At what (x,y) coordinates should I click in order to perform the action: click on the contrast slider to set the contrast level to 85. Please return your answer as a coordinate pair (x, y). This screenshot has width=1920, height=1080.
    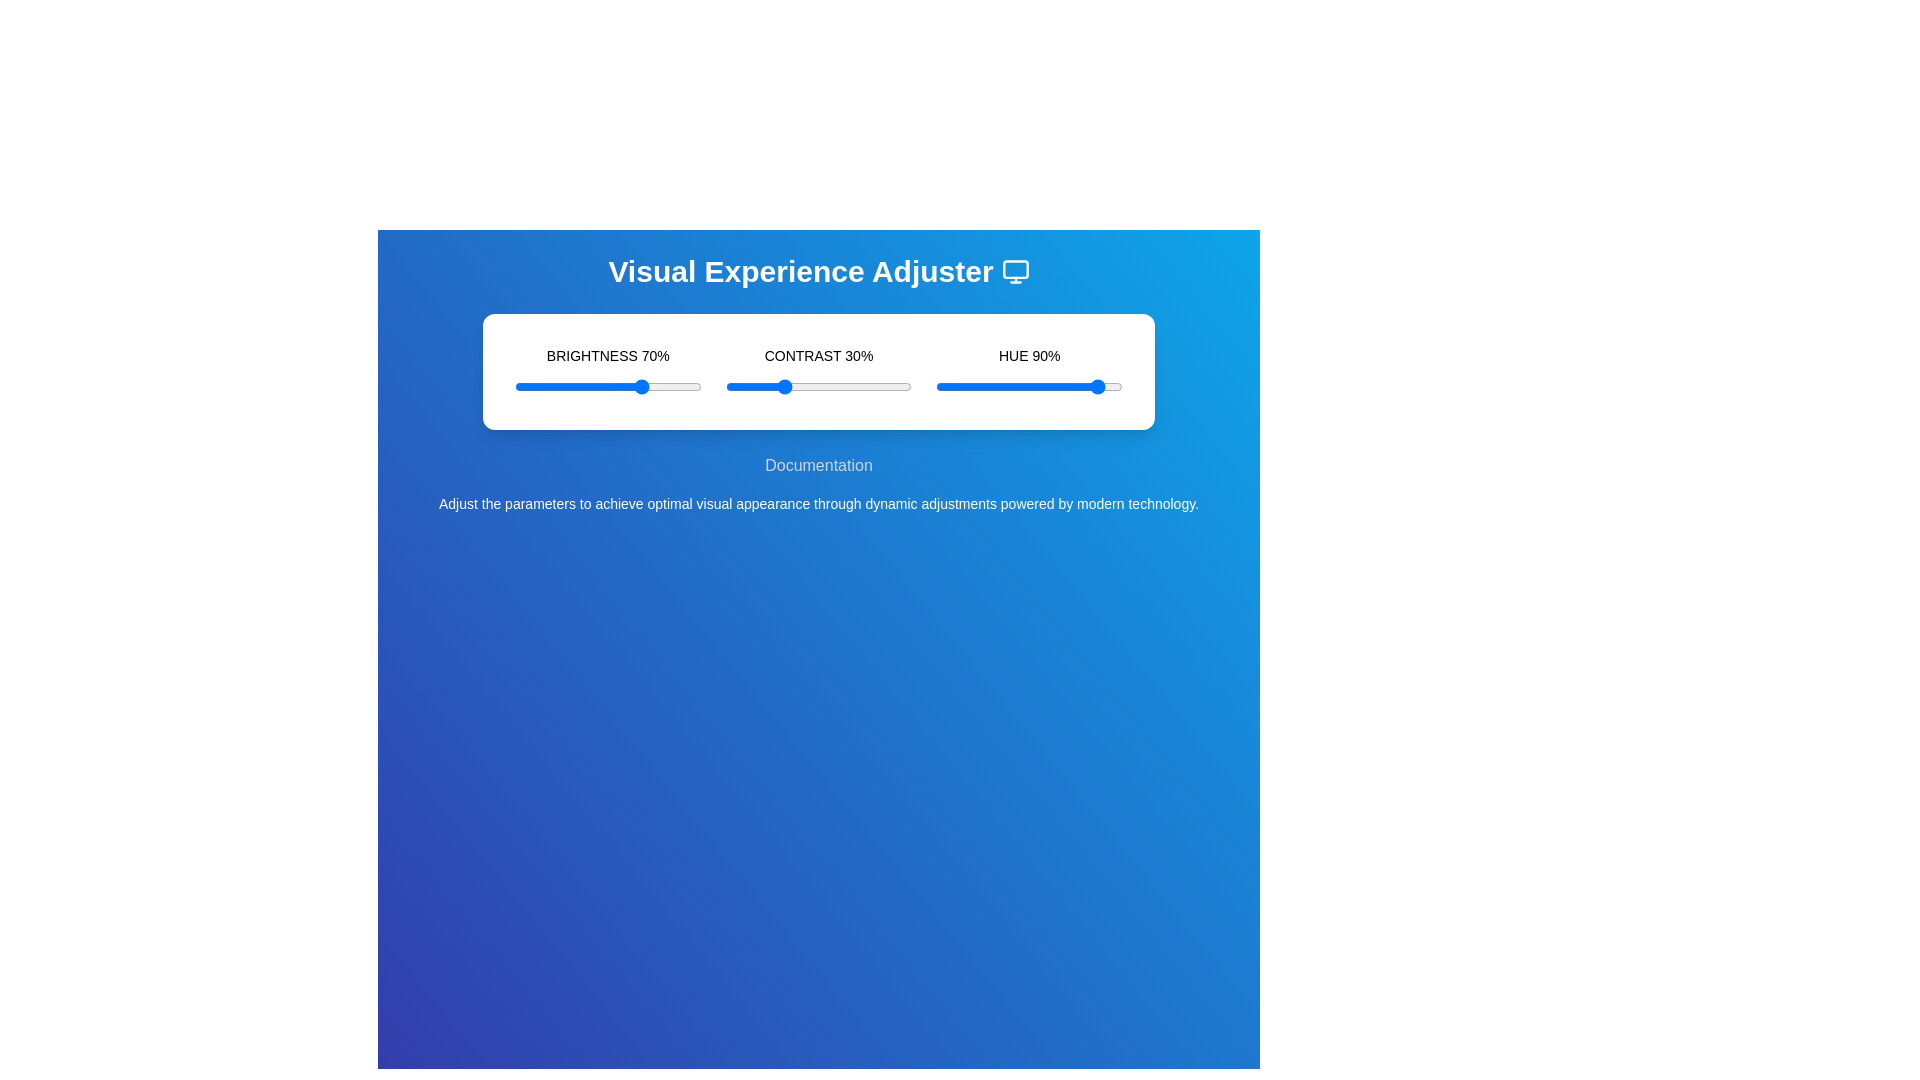
    Looking at the image, I should click on (883, 386).